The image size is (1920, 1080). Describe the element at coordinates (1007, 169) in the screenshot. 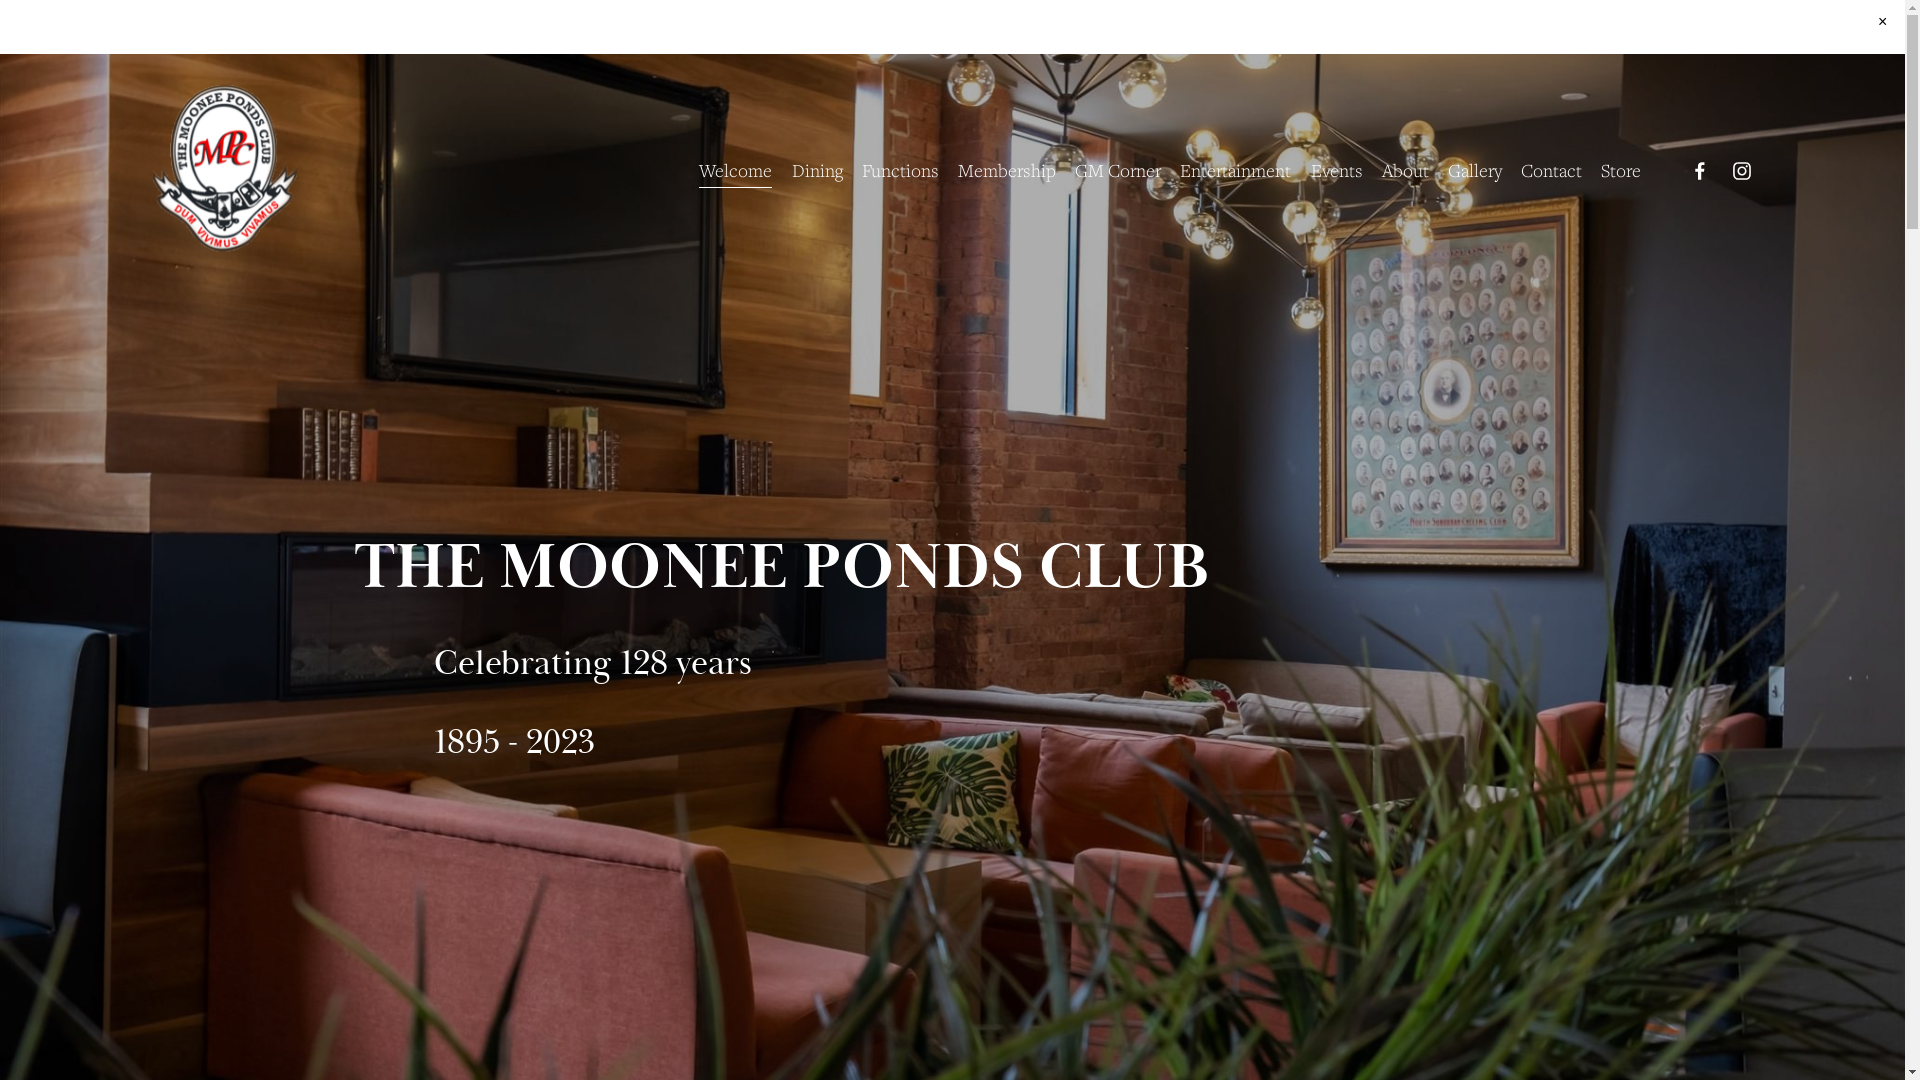

I see `'Membership'` at that location.